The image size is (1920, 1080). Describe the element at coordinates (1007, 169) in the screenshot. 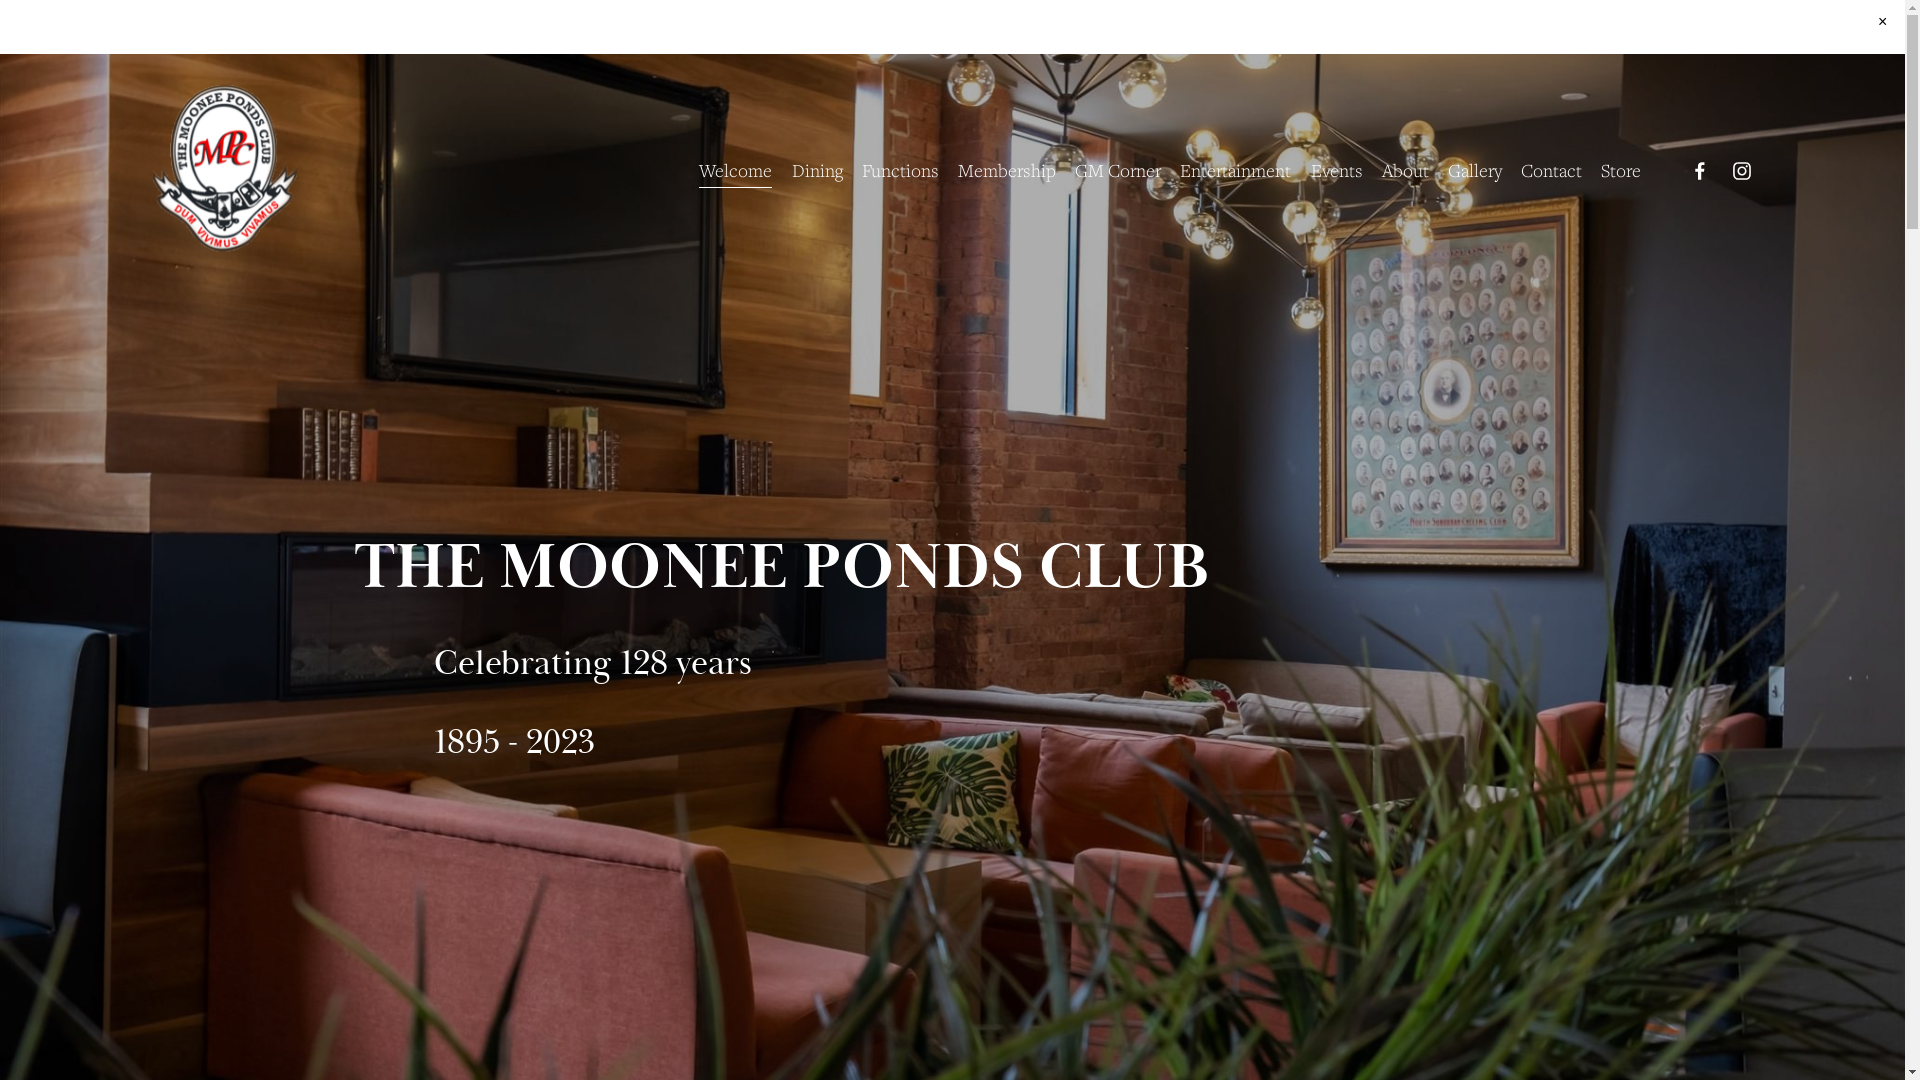

I see `'Membership'` at that location.